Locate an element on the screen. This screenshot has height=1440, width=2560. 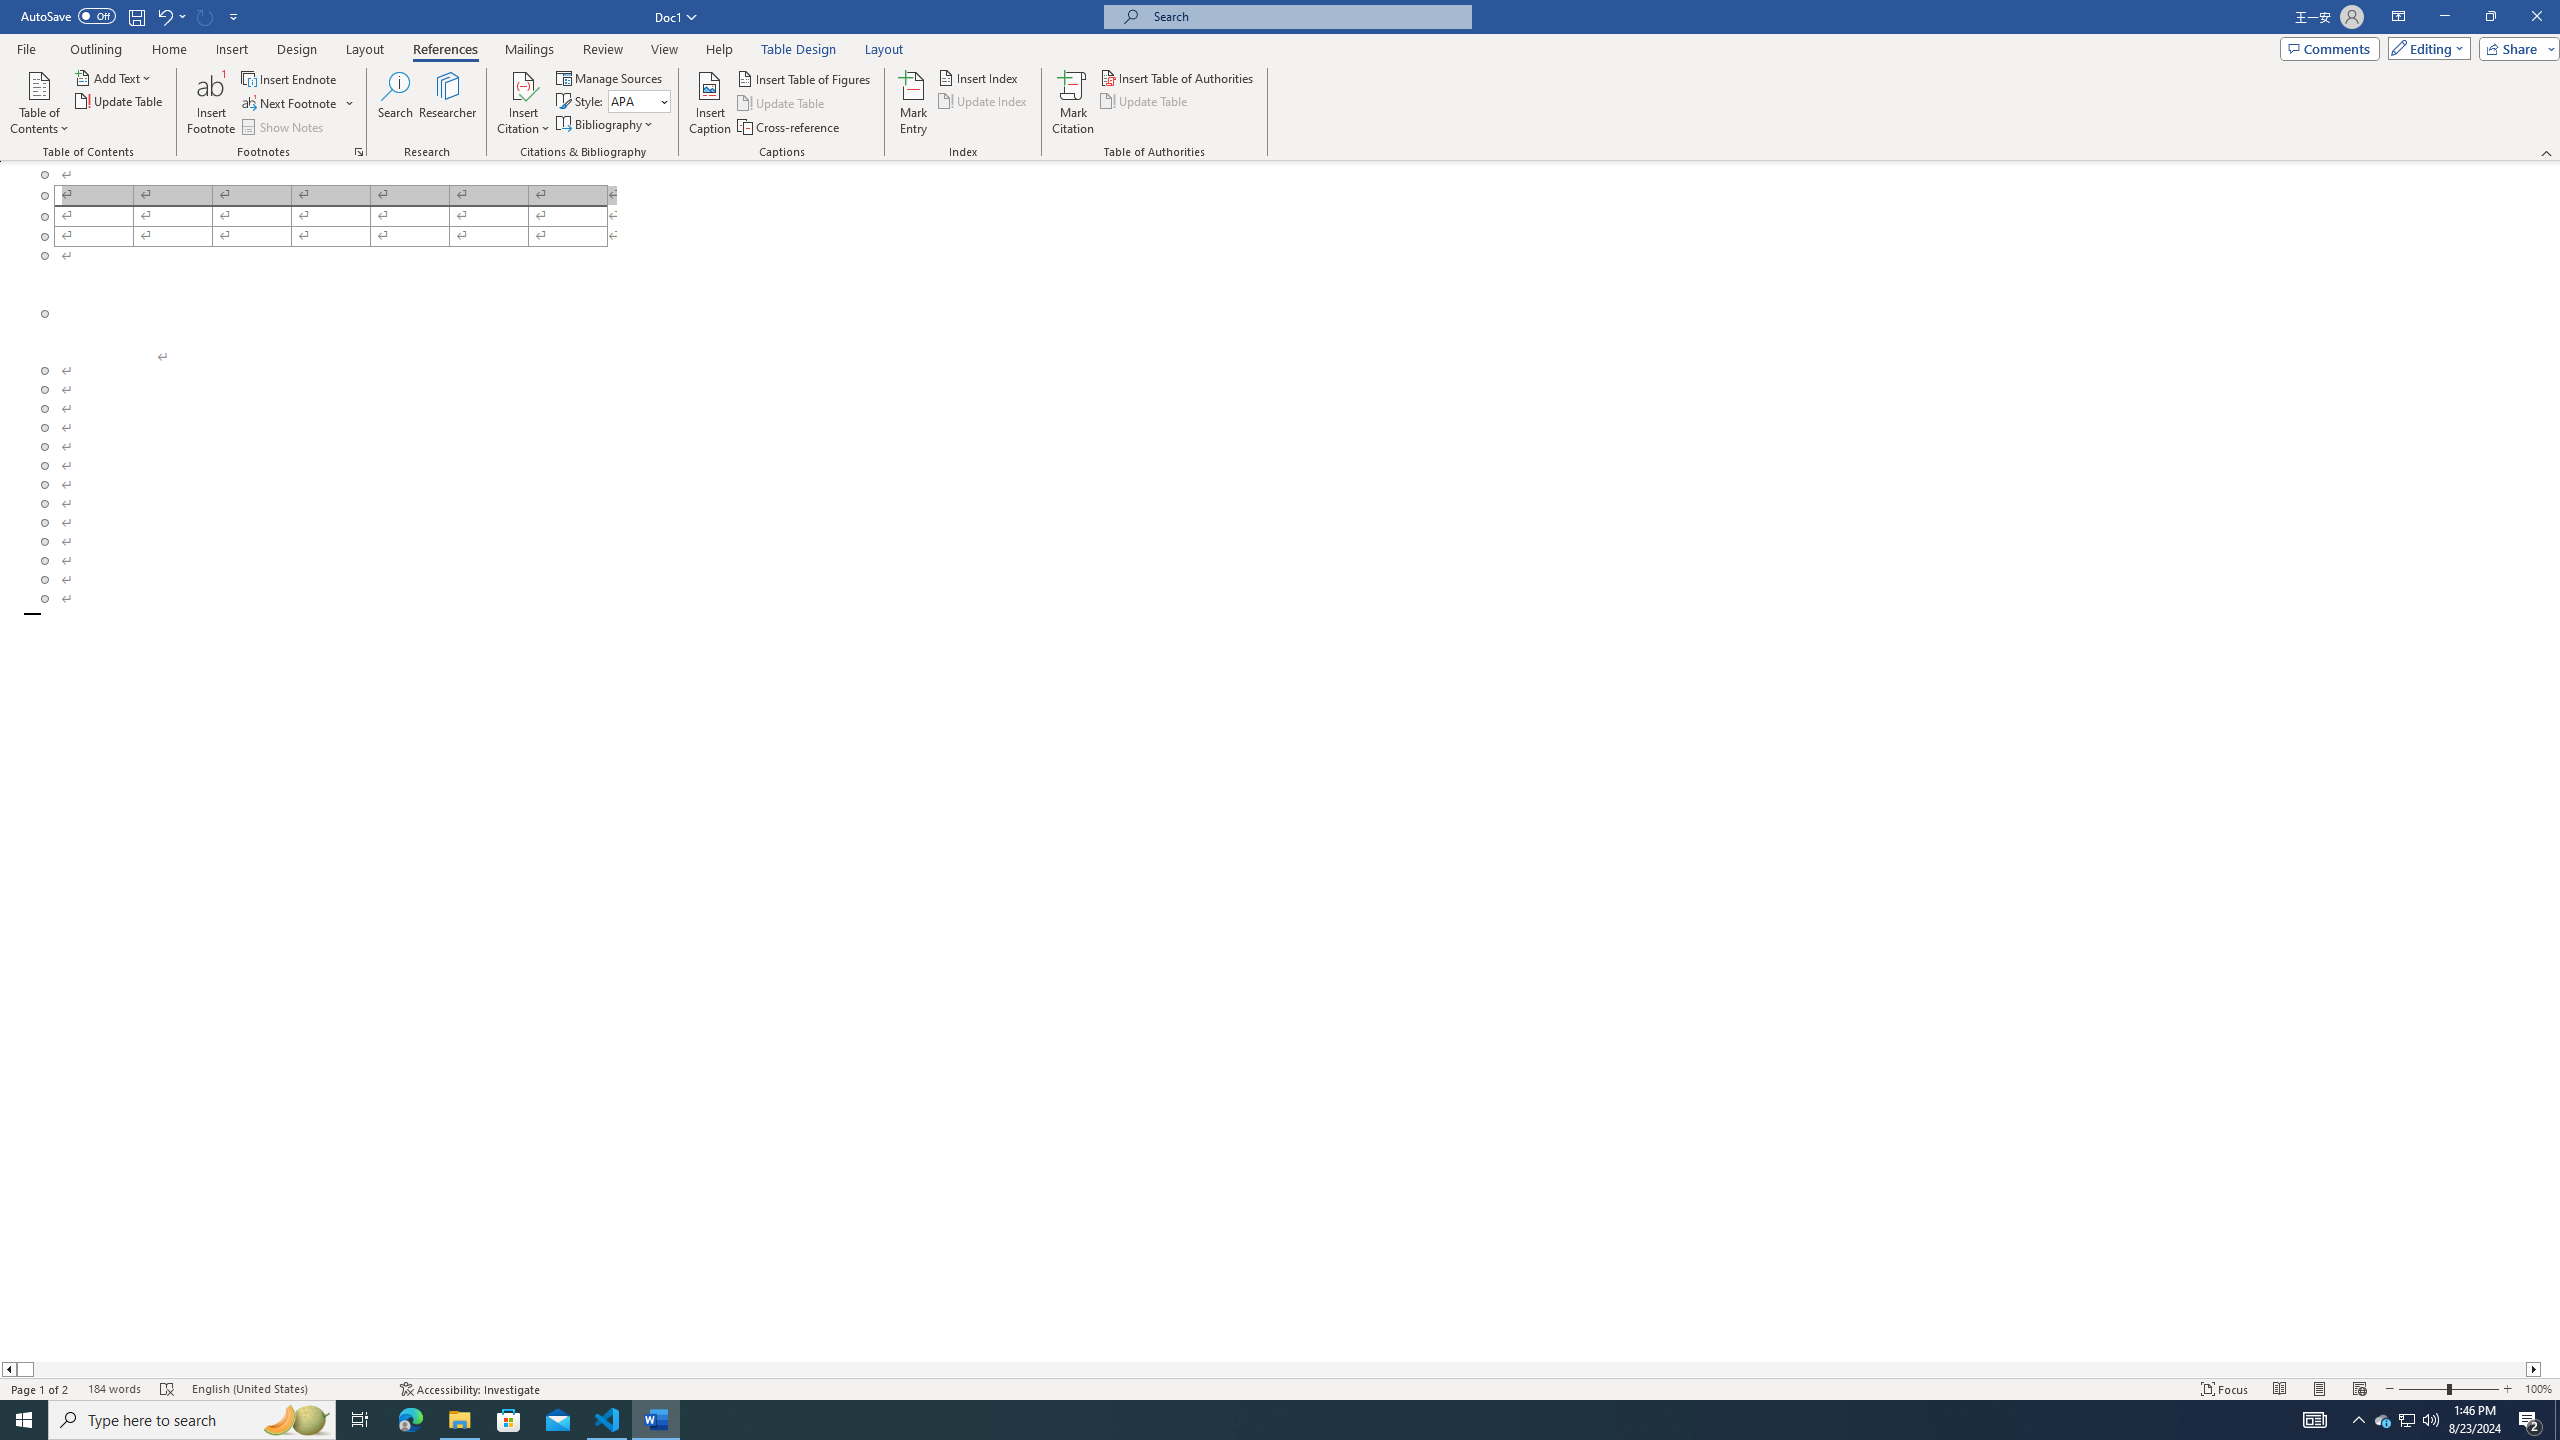
'Zoom 100%' is located at coordinates (2537, 1389).